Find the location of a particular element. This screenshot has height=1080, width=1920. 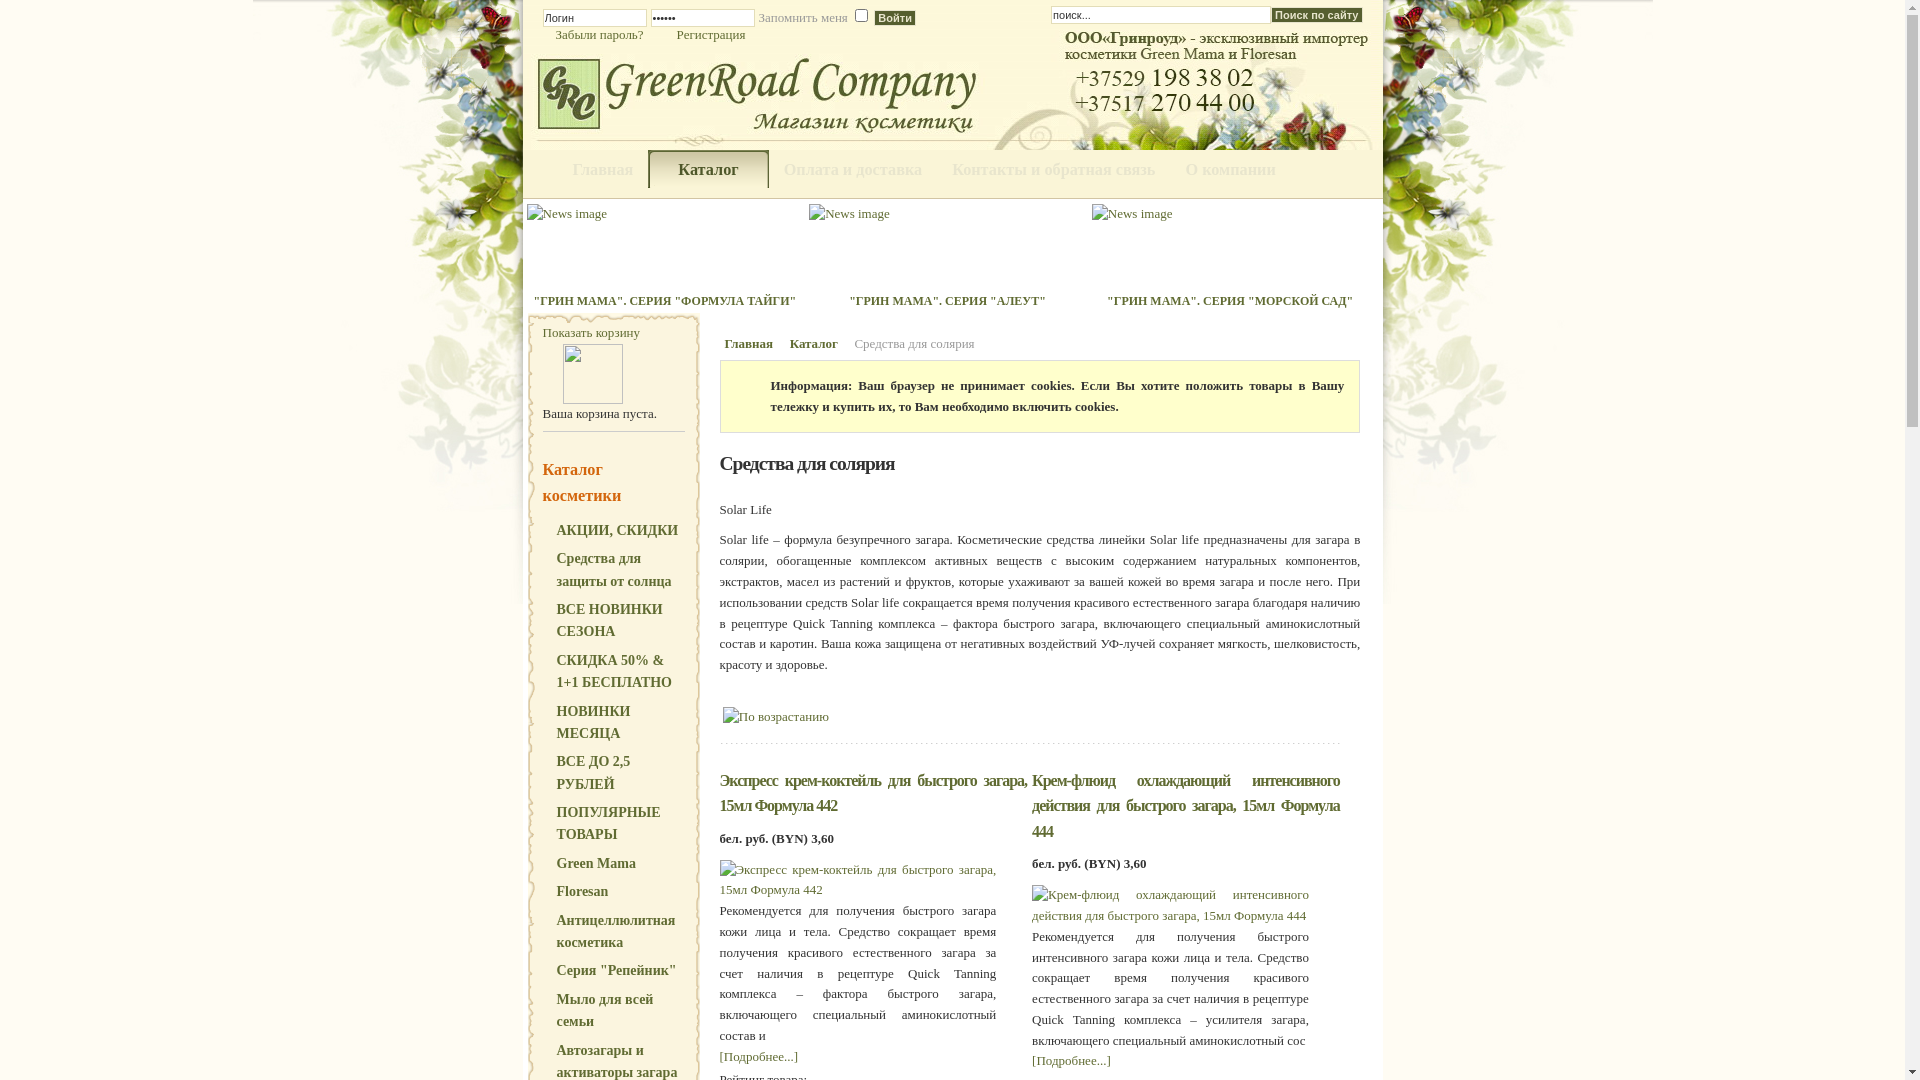

'Floresan' is located at coordinates (614, 890).